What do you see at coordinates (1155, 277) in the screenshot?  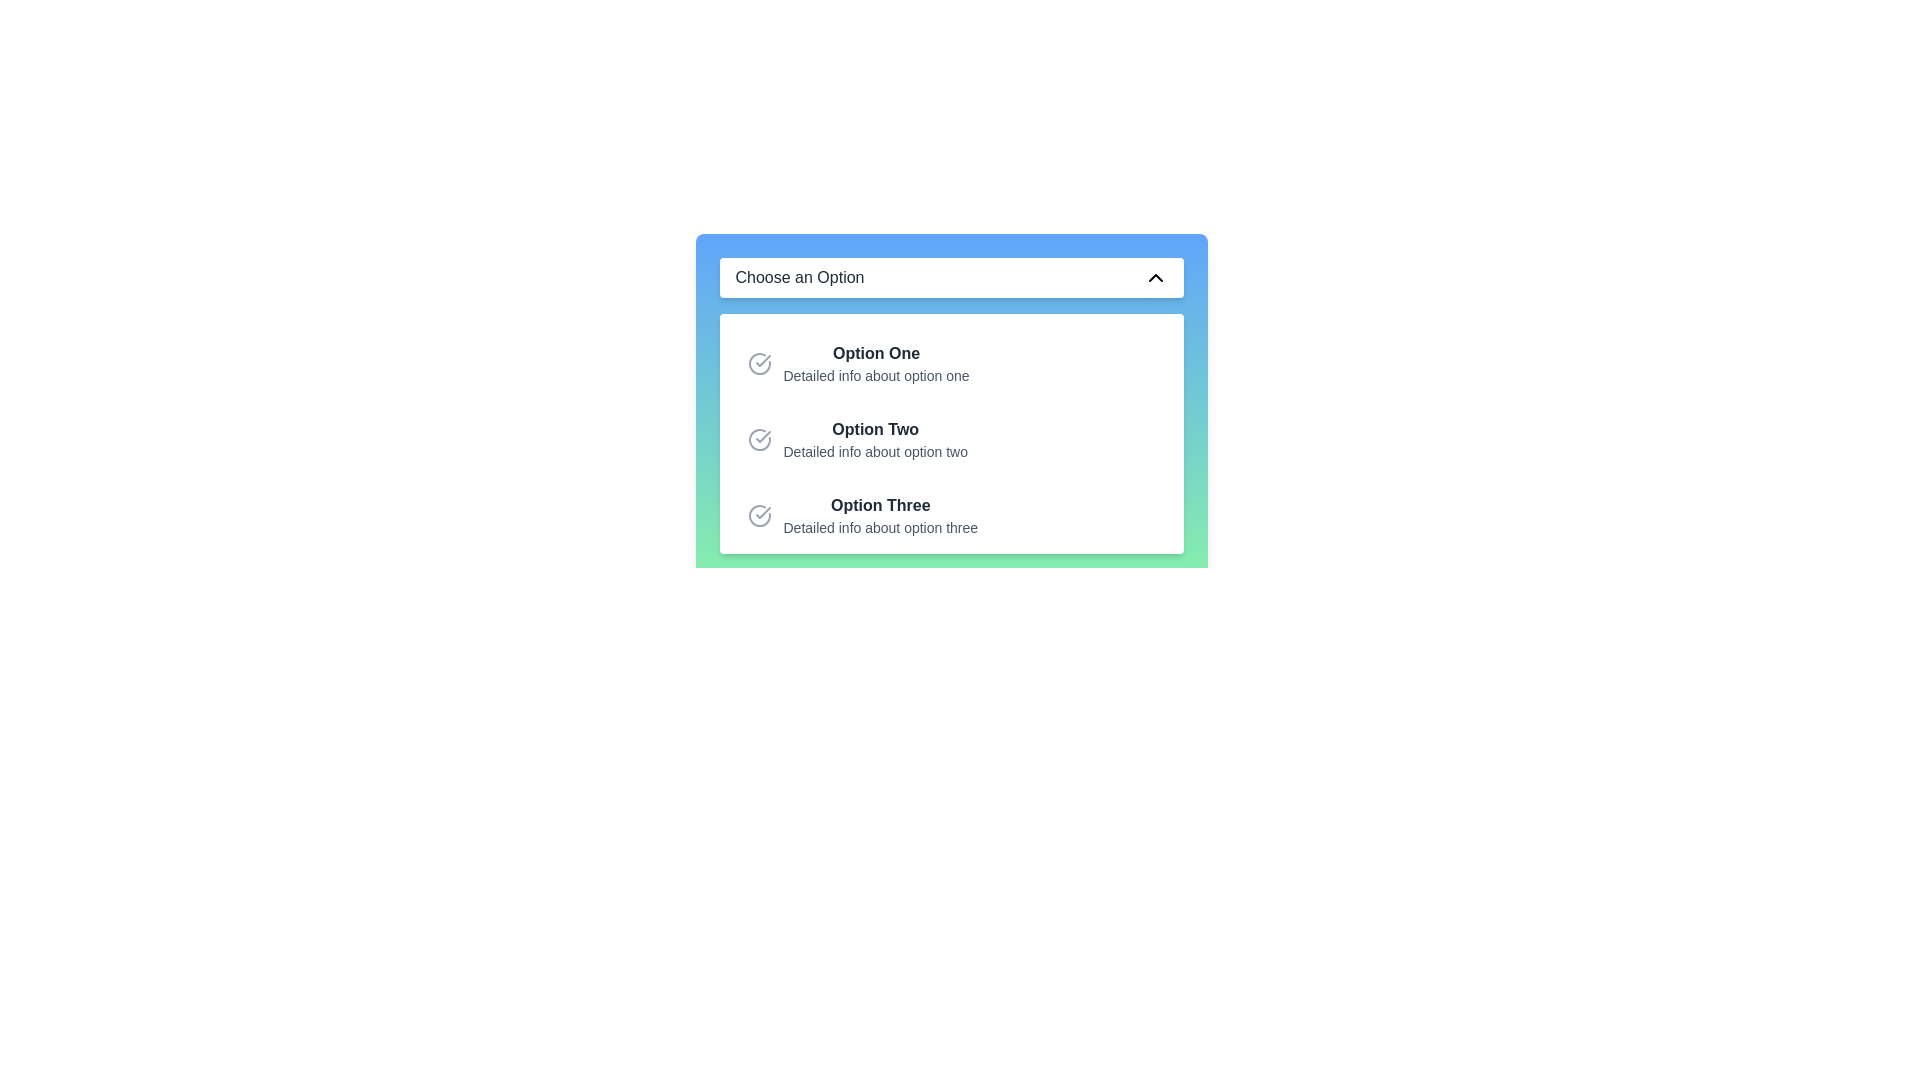 I see `the chevron-style dropdown icon located at the far right side of the dropdown menu, adjacent to the text 'Choose an Option'` at bounding box center [1155, 277].